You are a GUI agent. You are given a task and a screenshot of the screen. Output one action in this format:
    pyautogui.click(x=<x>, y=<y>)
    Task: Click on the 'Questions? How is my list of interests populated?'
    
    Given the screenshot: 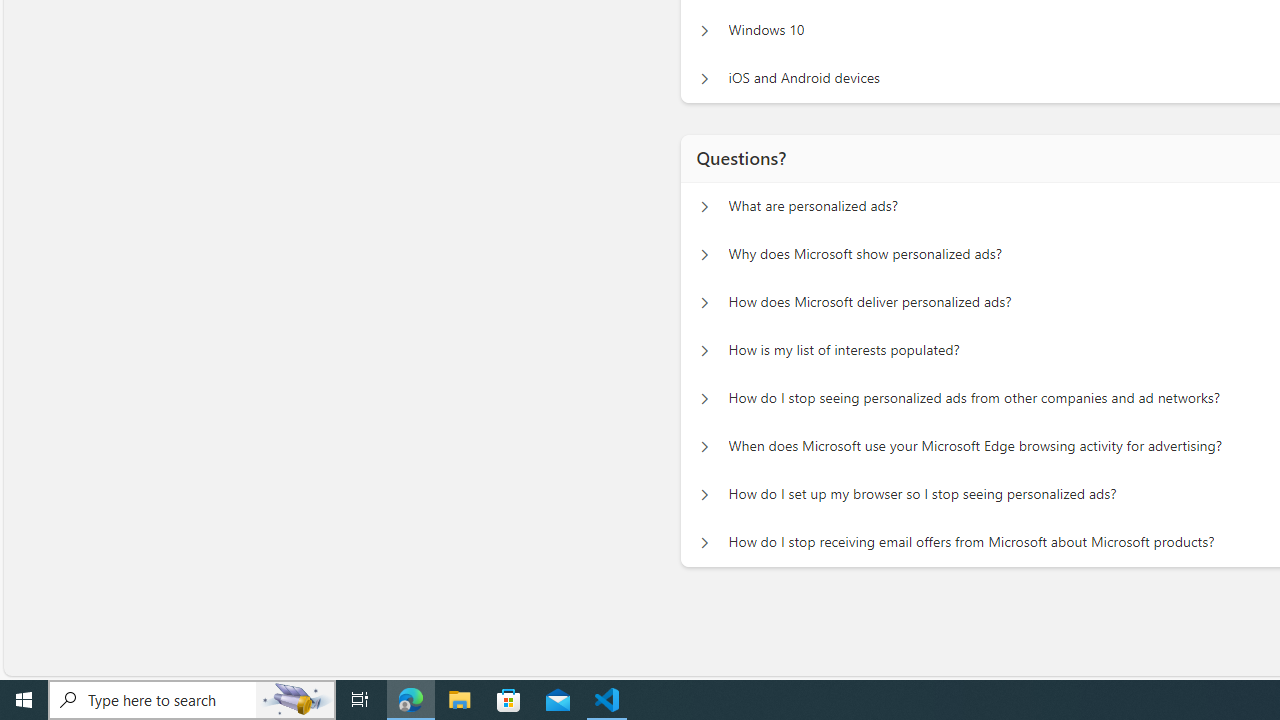 What is the action you would take?
    pyautogui.click(x=704, y=350)
    